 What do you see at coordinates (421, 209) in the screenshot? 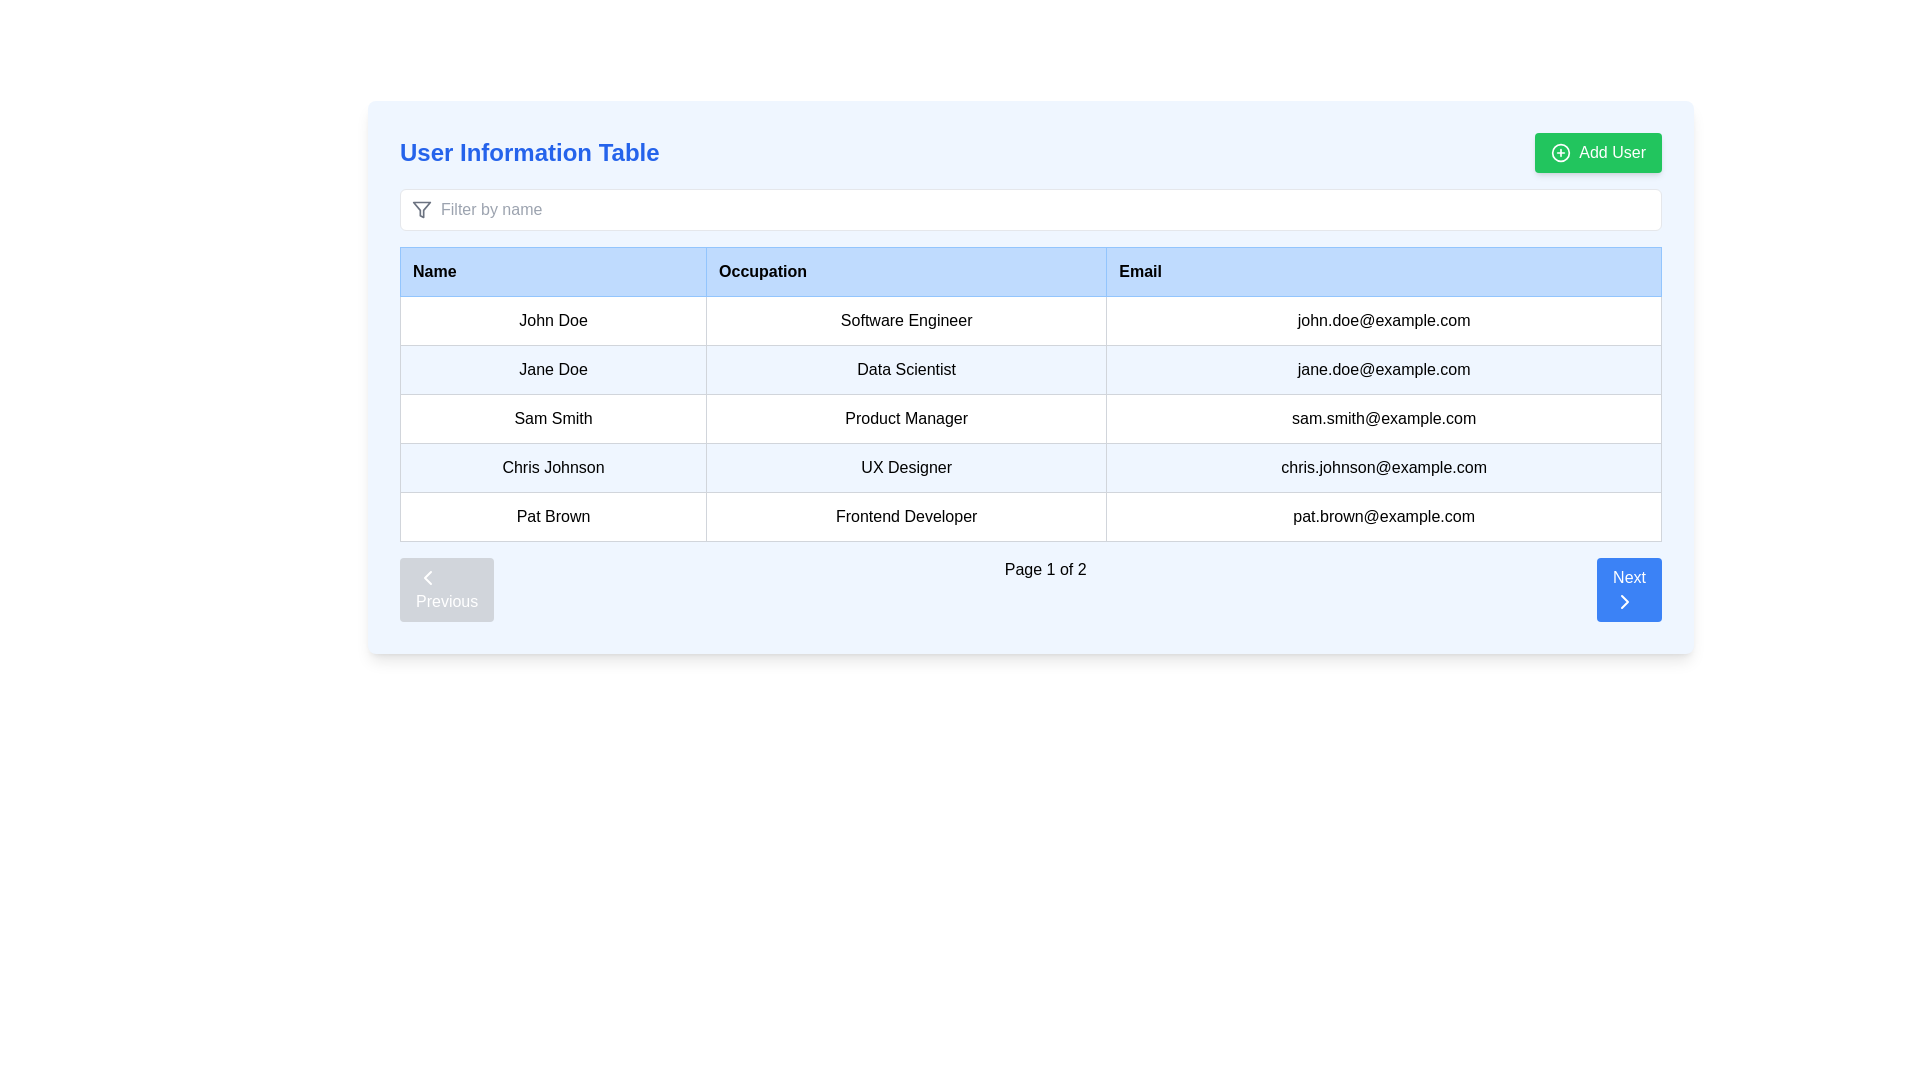
I see `the triangular filter icon located to the left of the 'Filter by name' input box` at bounding box center [421, 209].